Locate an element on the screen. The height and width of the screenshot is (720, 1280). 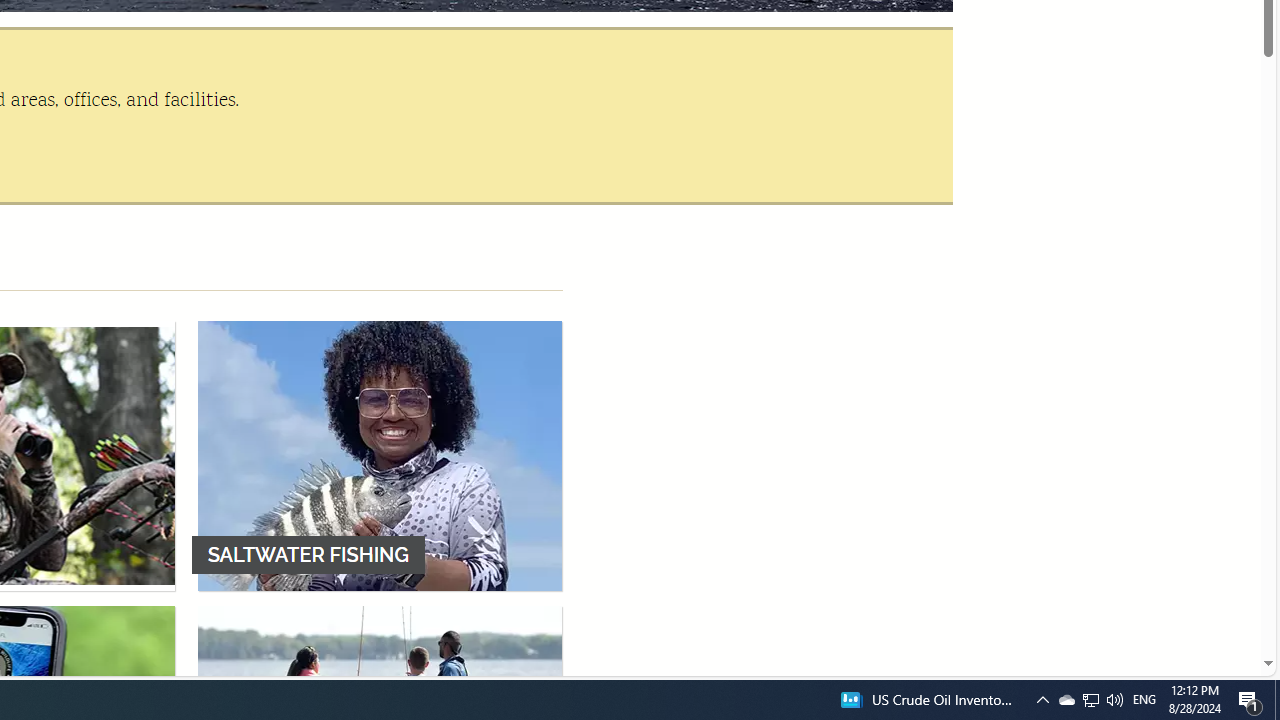
'SALTWATER FISHING' is located at coordinates (380, 455).